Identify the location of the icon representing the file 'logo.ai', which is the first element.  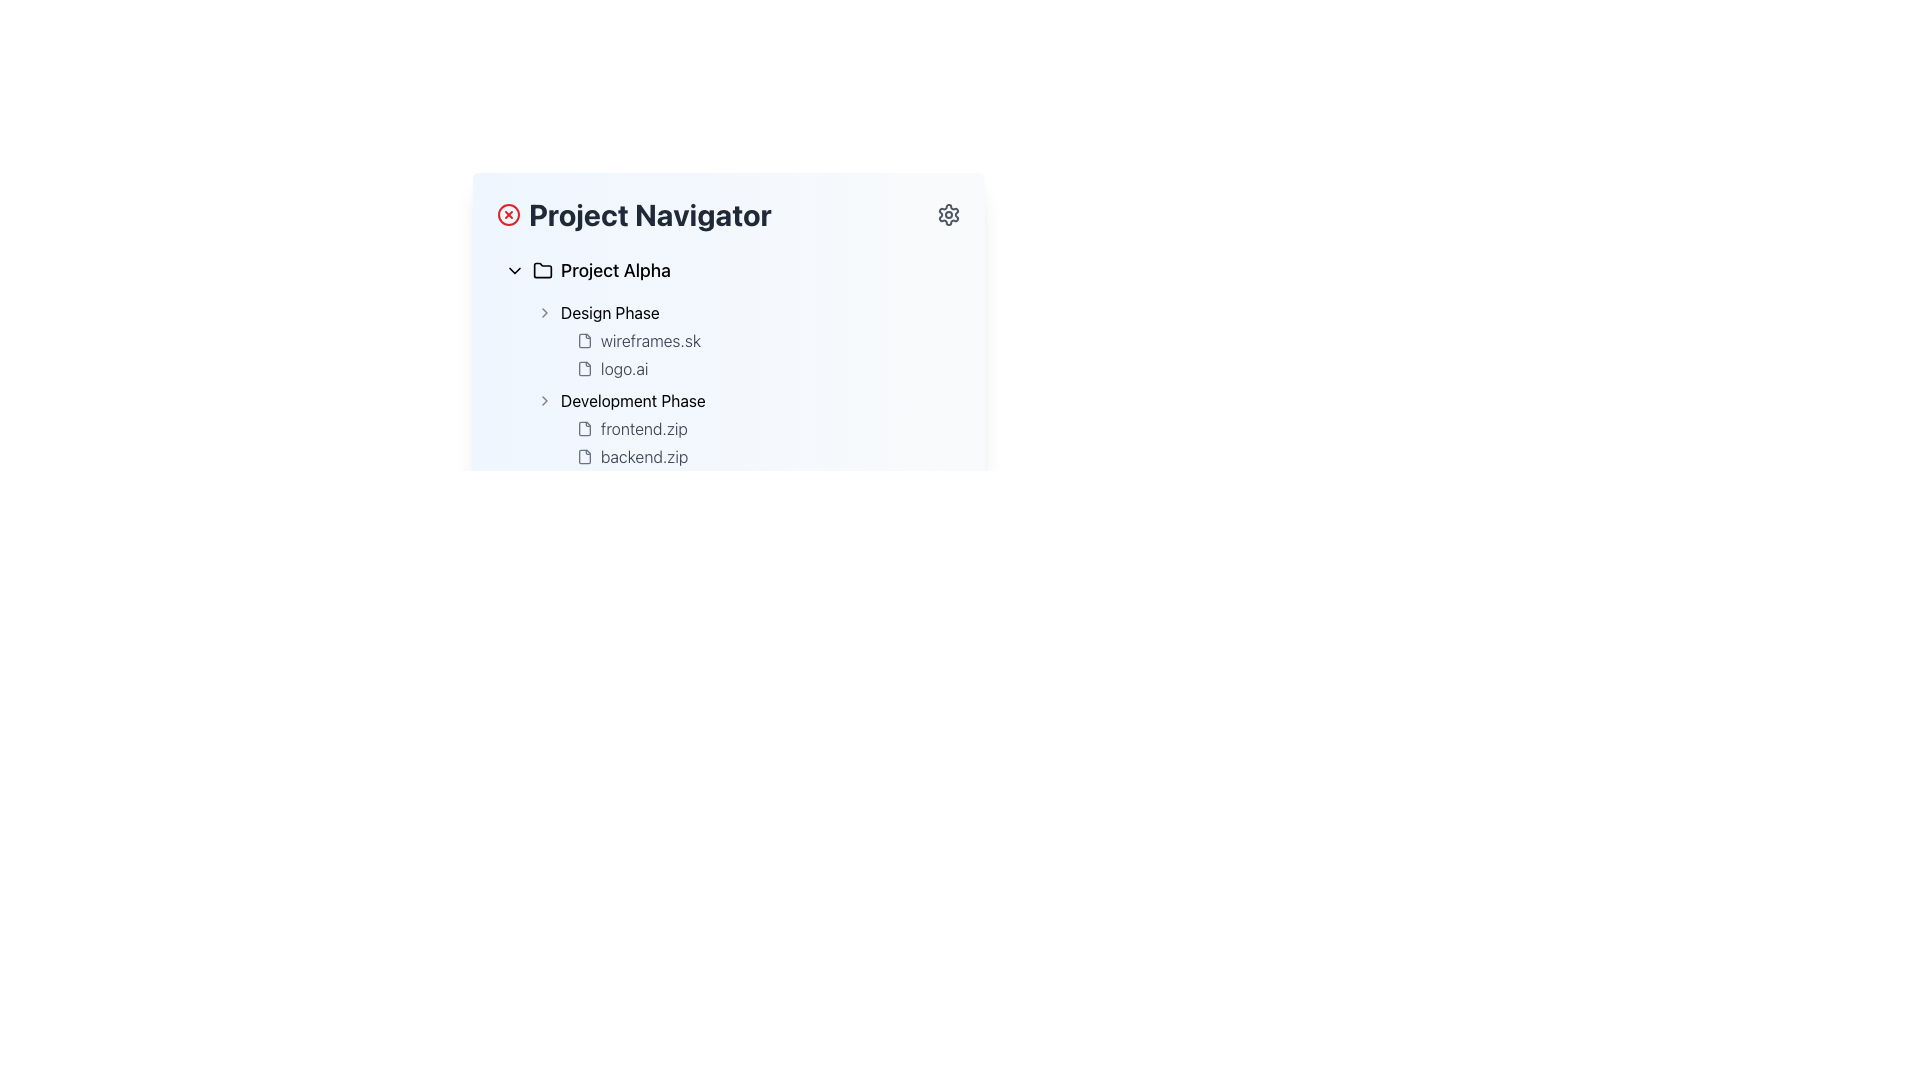
(584, 369).